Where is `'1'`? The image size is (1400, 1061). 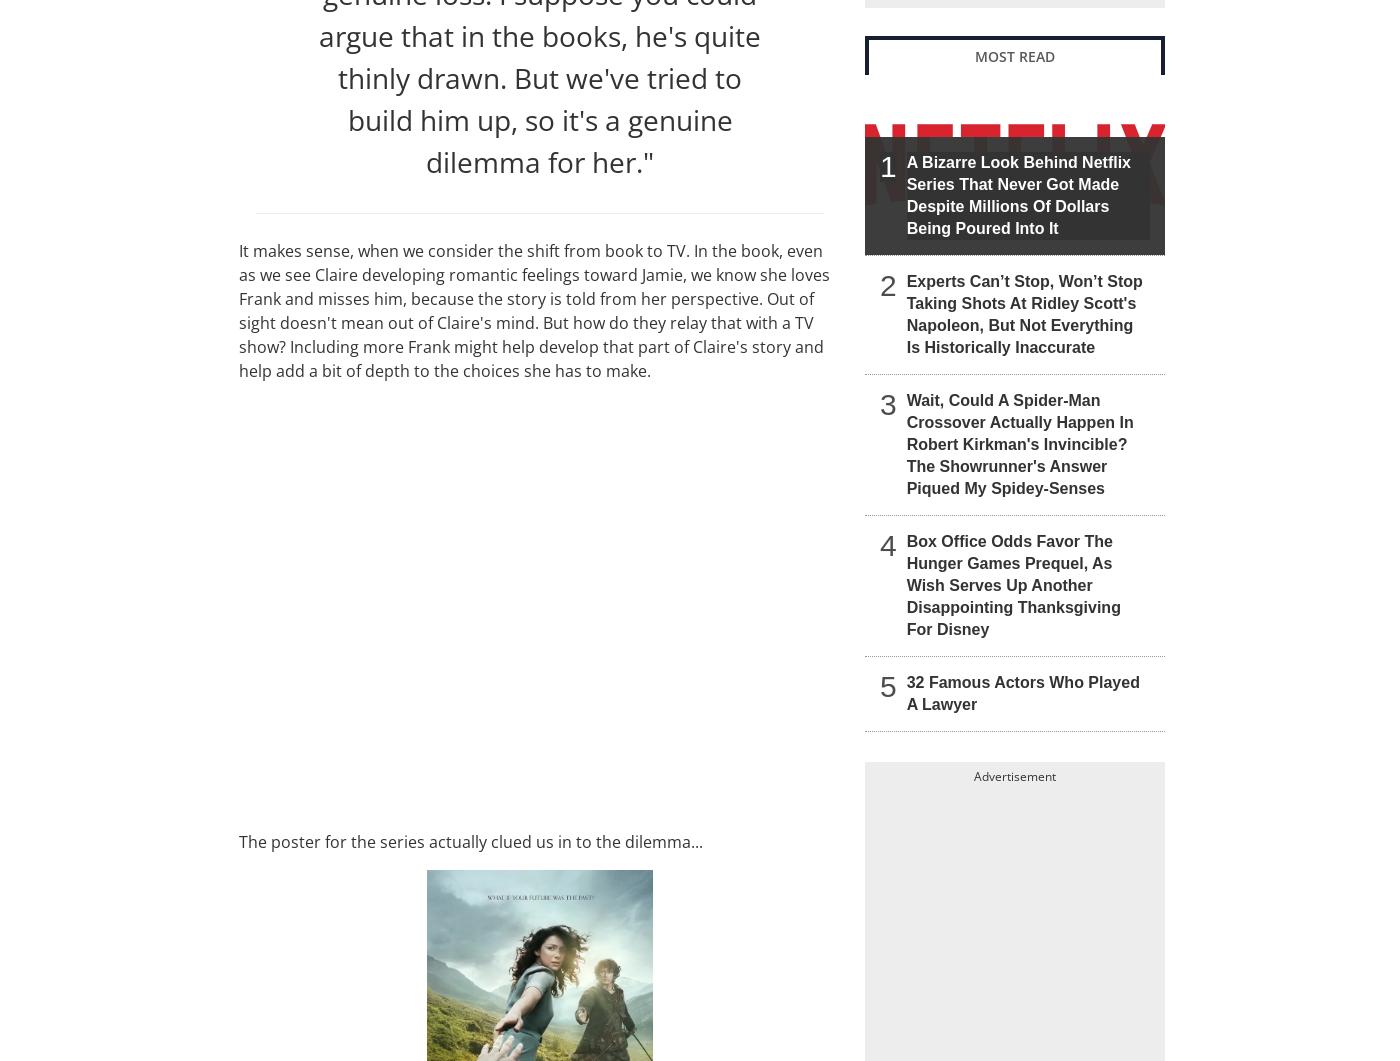 '1' is located at coordinates (880, 165).